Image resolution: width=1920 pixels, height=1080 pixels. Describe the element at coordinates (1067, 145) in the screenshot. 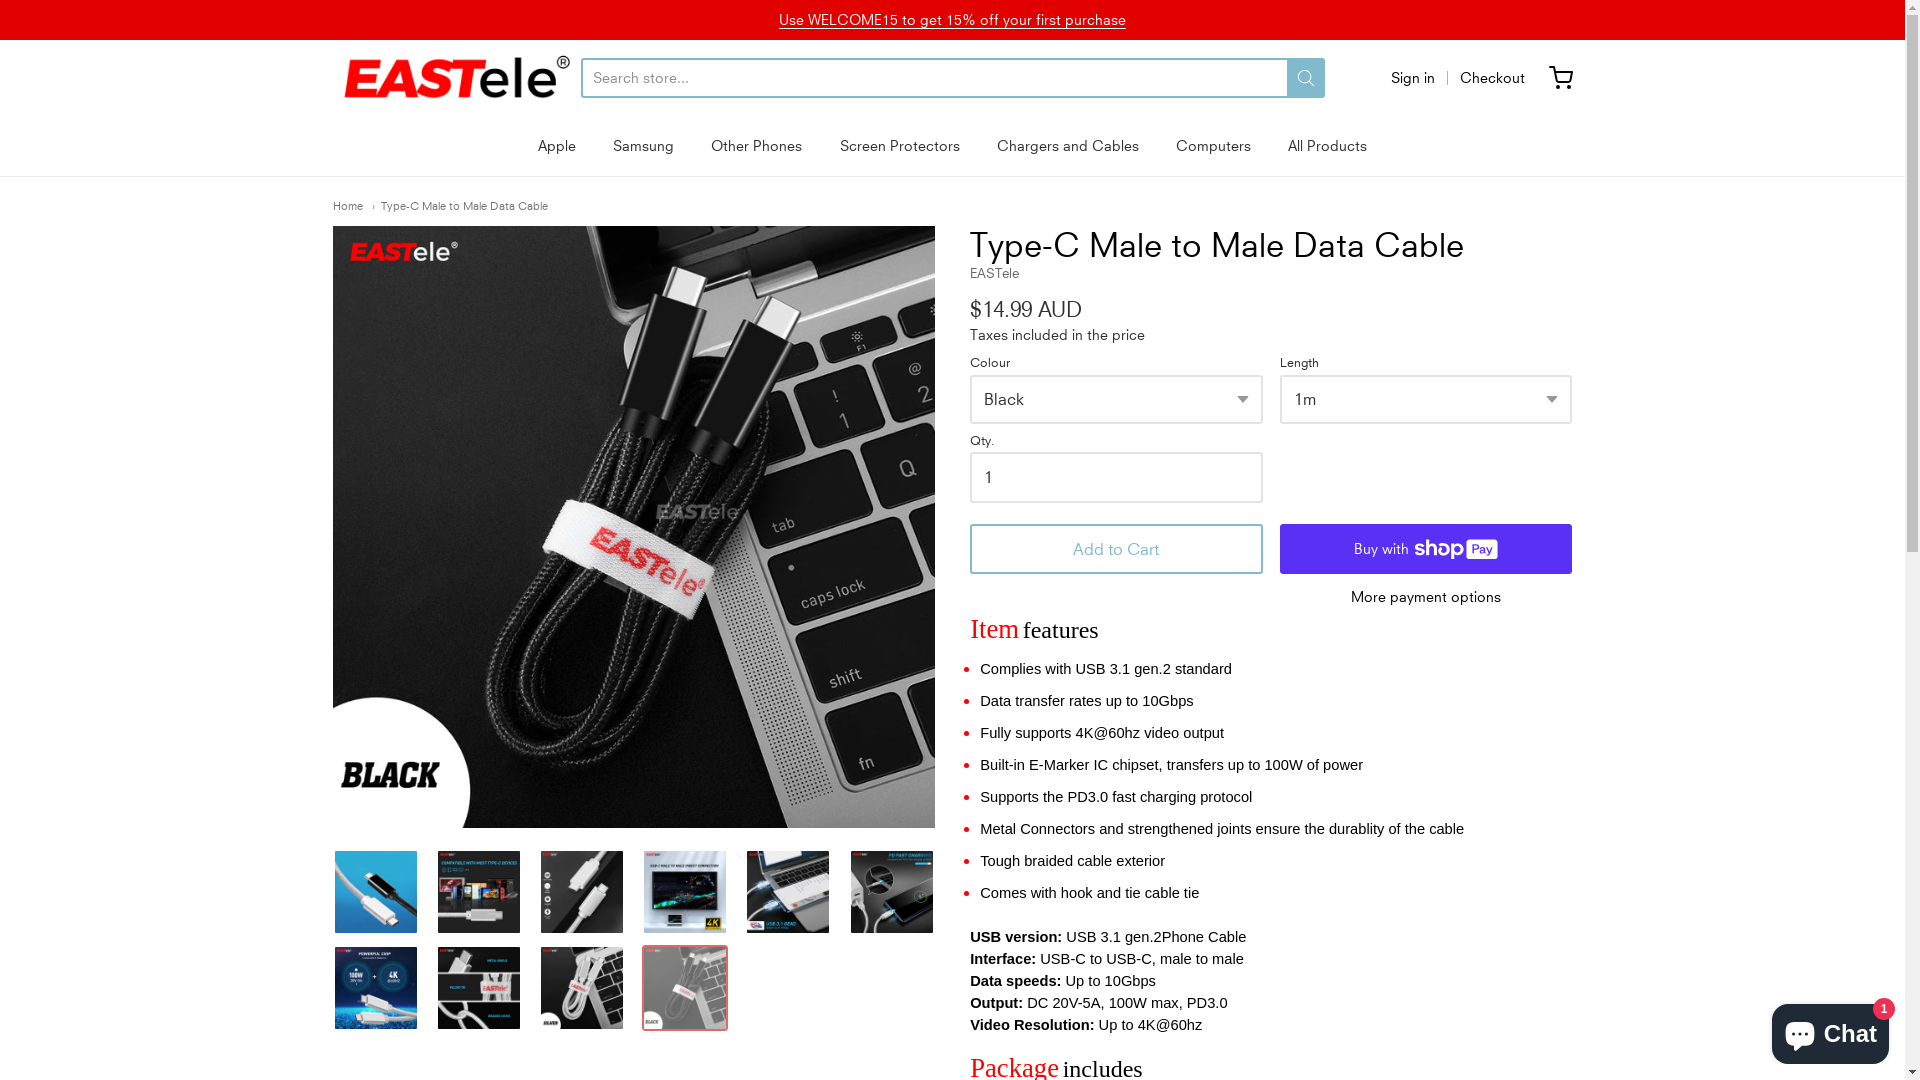

I see `'Chargers and Cables'` at that location.